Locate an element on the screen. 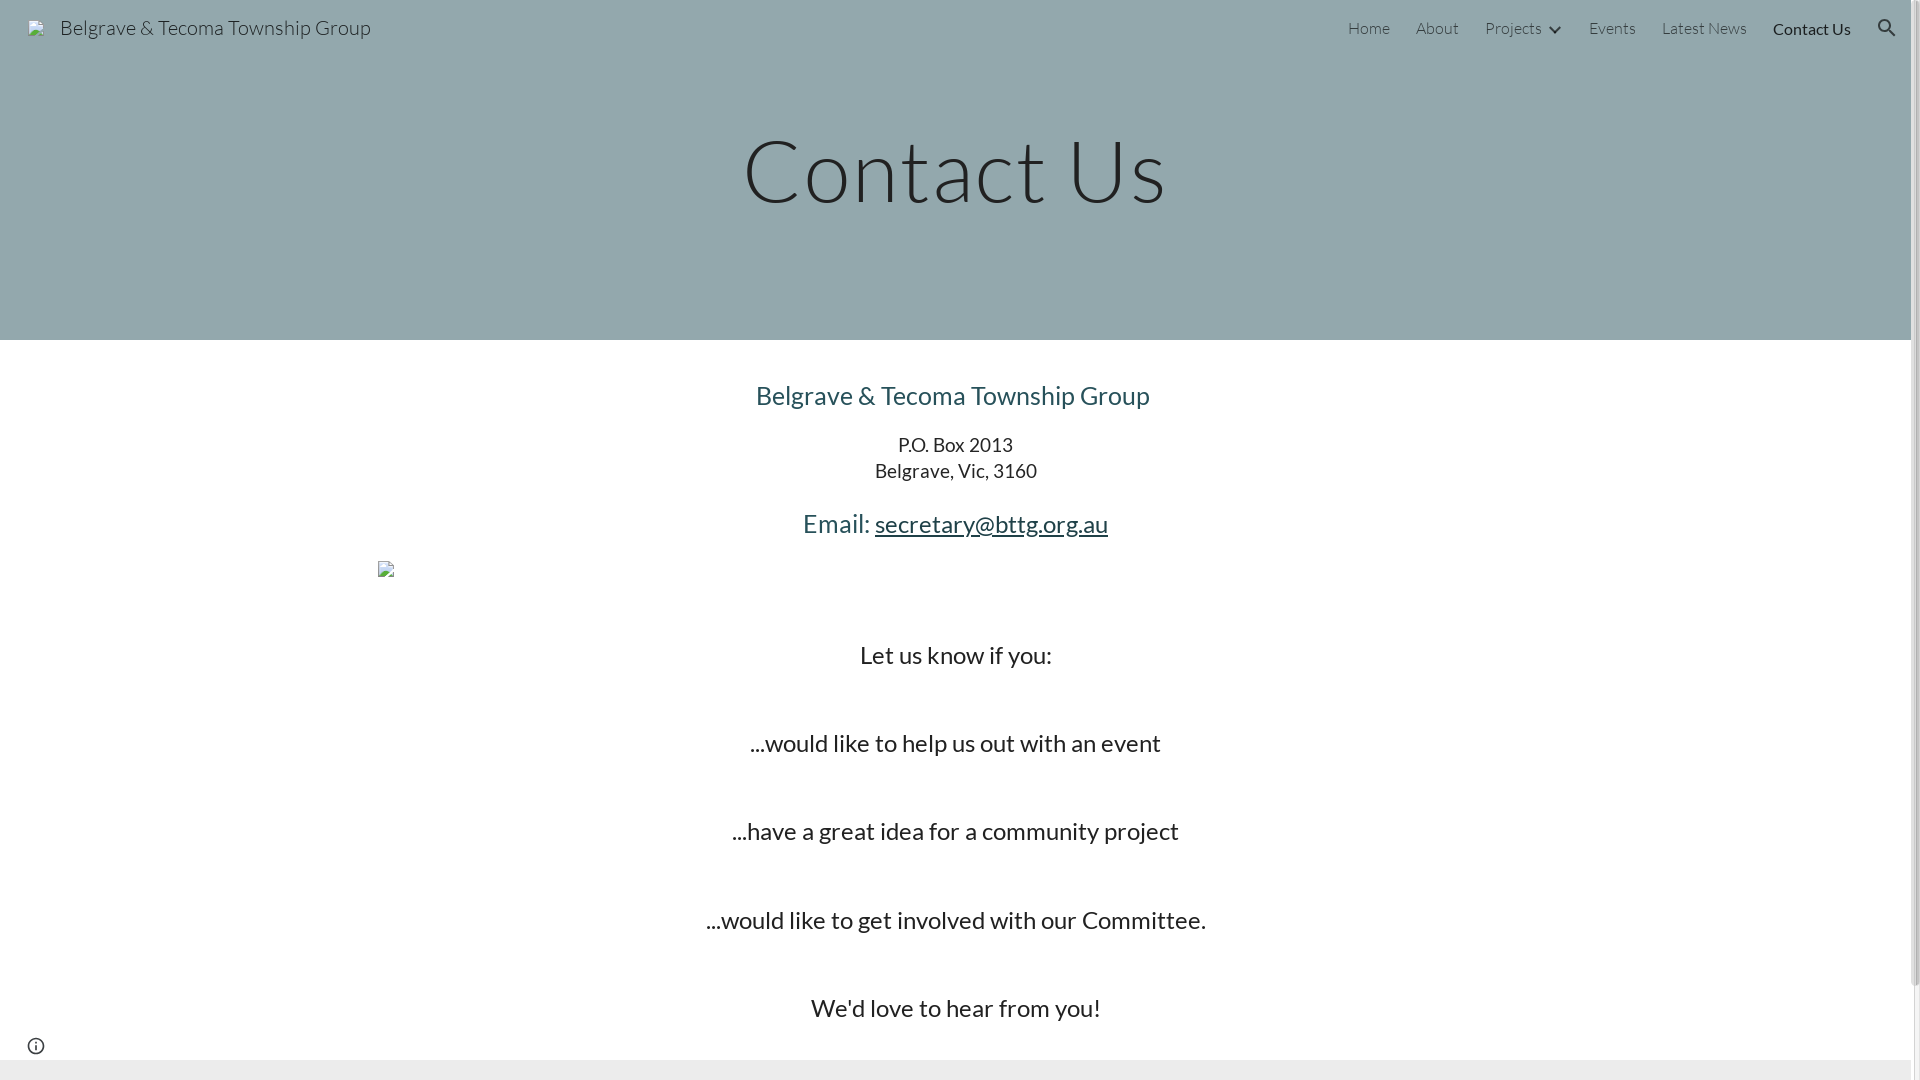 The width and height of the screenshot is (1920, 1080). 'About' is located at coordinates (1415, 27).